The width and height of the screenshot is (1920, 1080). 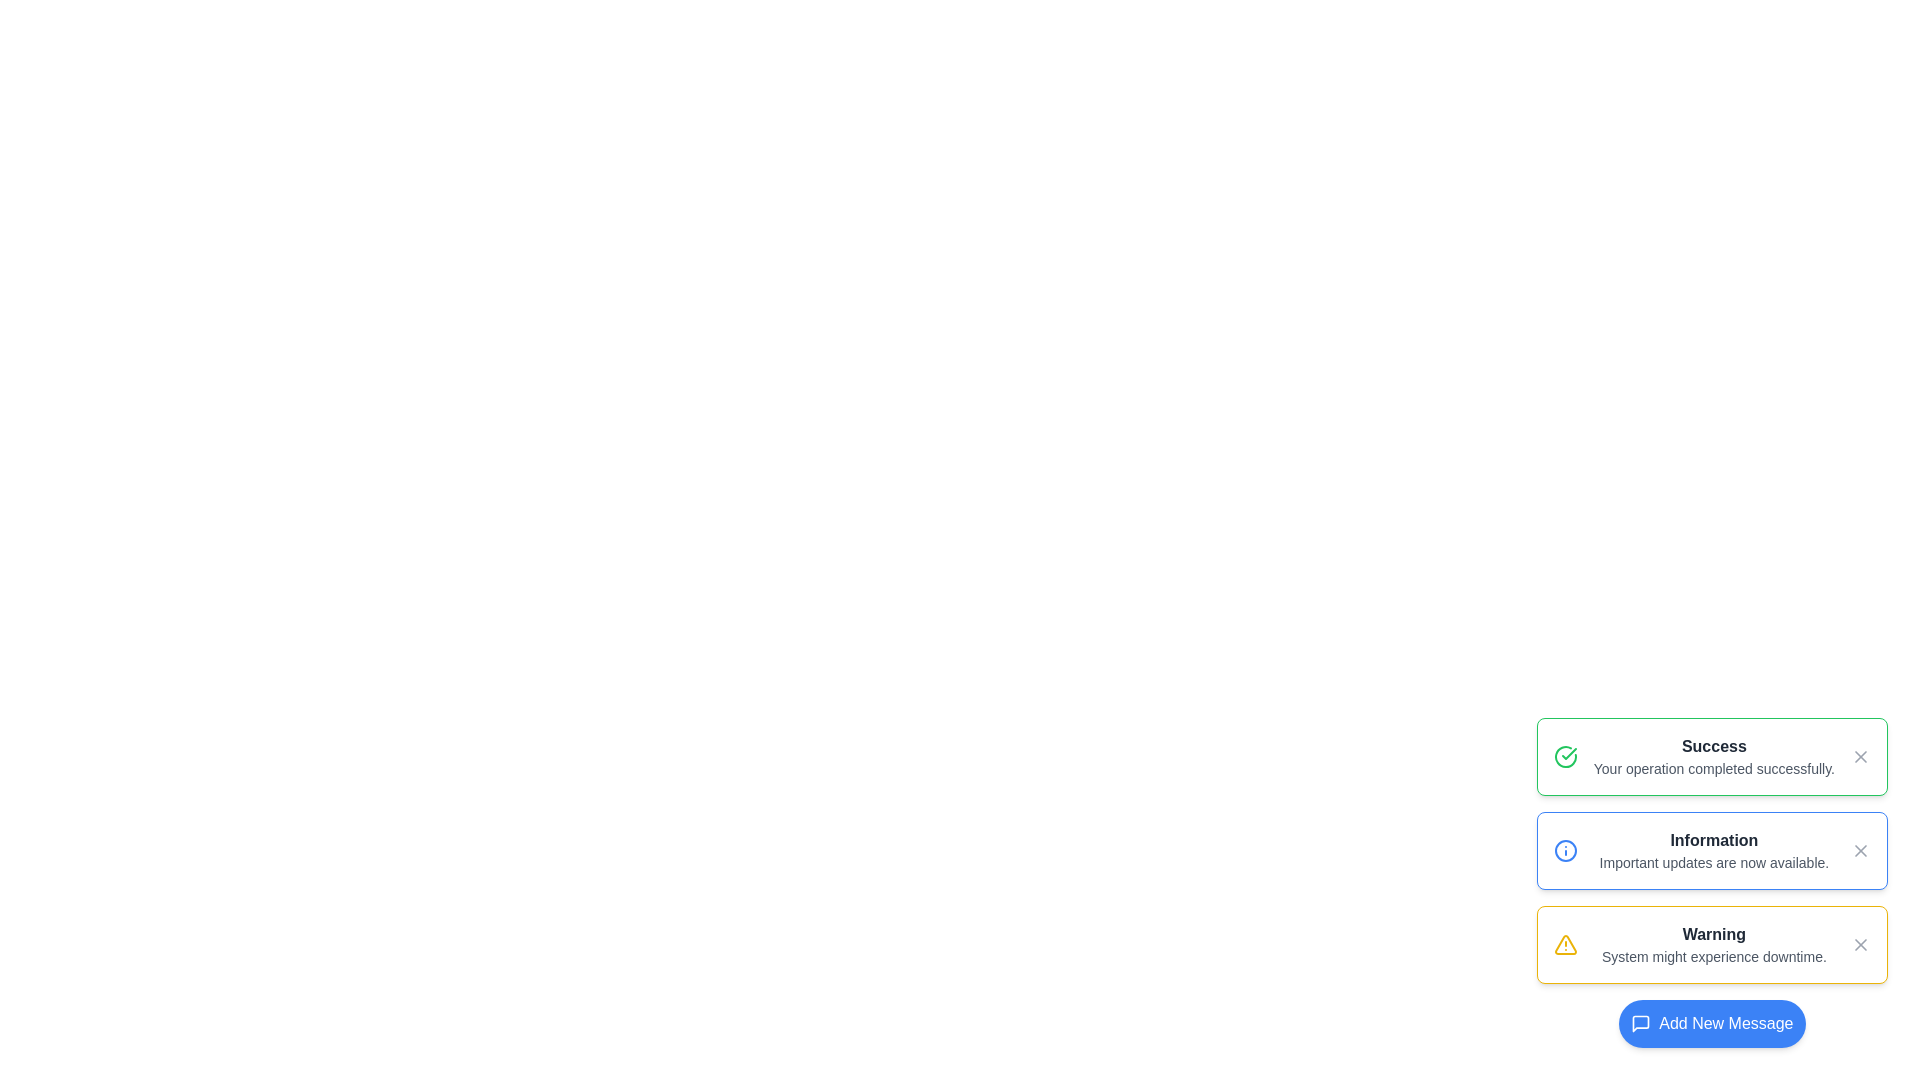 What do you see at coordinates (1641, 1023) in the screenshot?
I see `the messaging icon located to the left of the text inside the 'Add New Message' button at the bottom-right corner of the interface` at bounding box center [1641, 1023].